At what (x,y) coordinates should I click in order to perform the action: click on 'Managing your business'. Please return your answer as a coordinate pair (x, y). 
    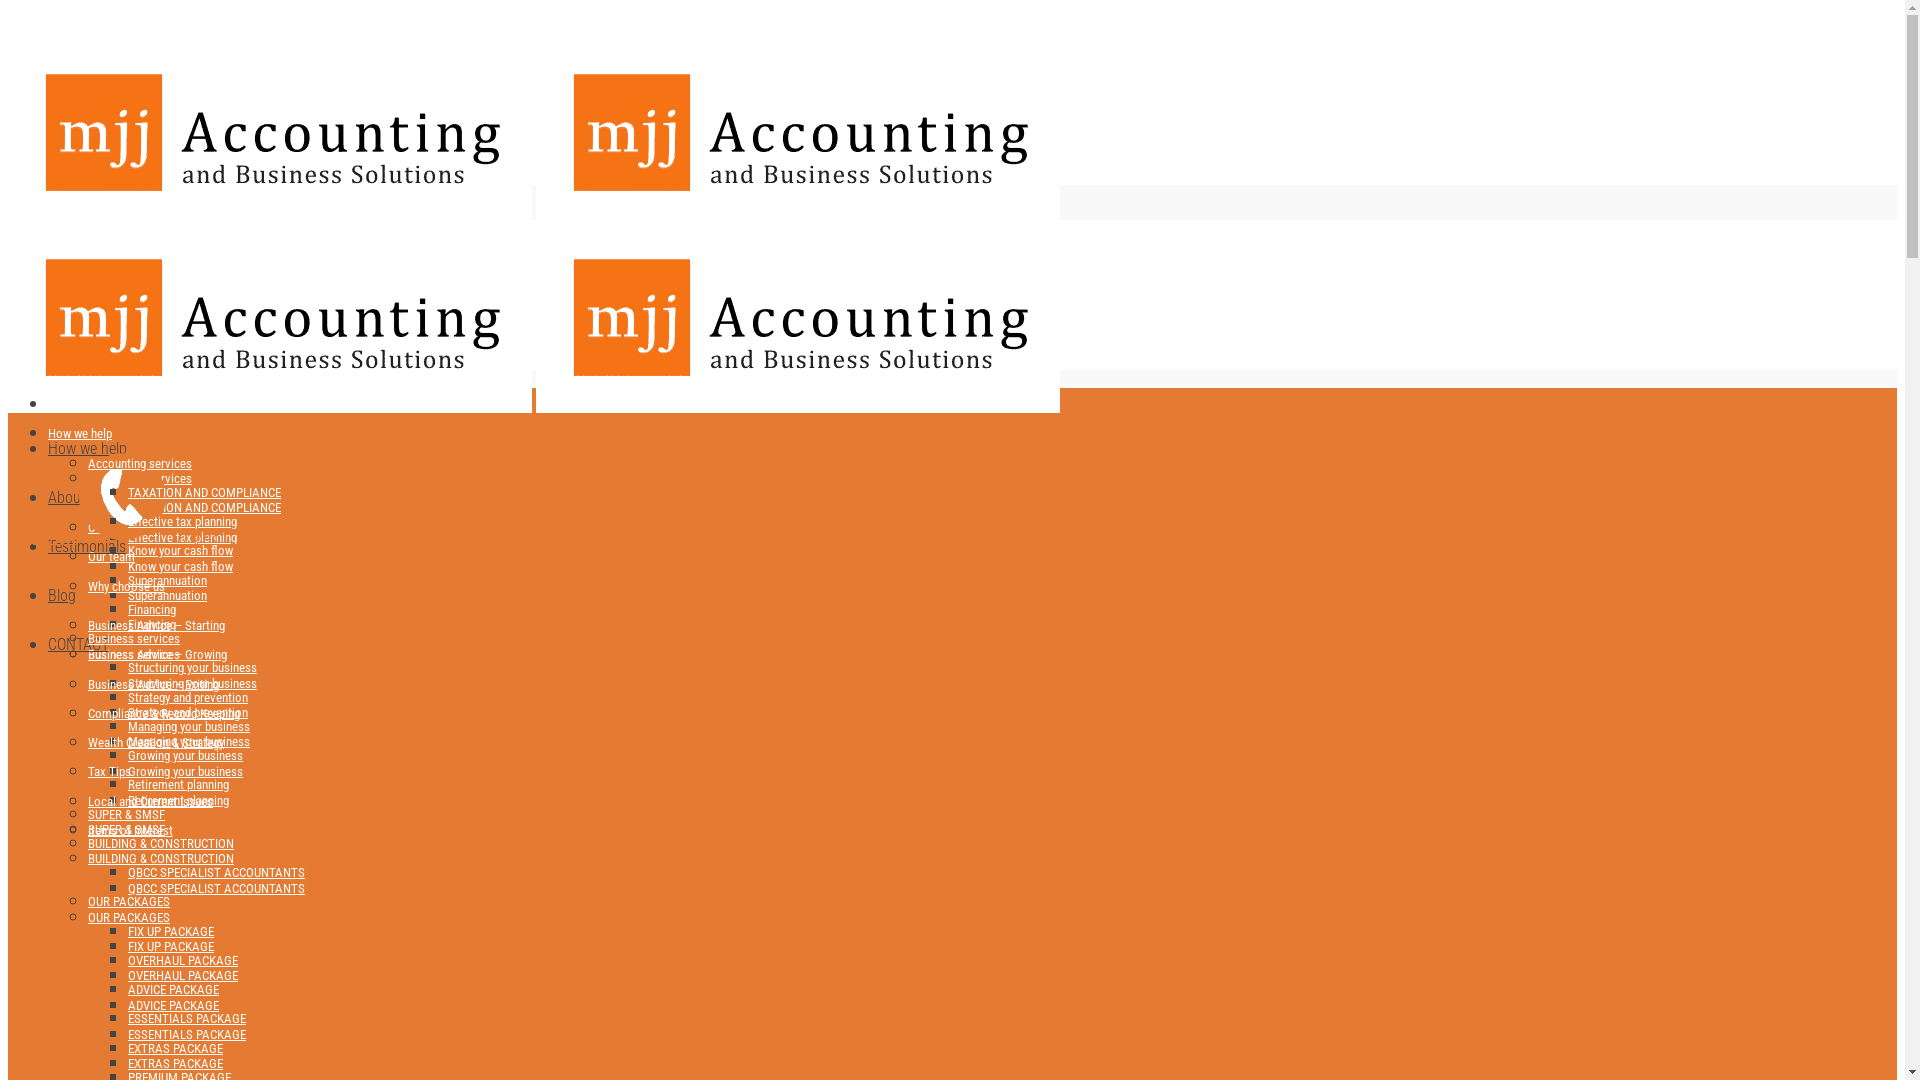
    Looking at the image, I should click on (188, 726).